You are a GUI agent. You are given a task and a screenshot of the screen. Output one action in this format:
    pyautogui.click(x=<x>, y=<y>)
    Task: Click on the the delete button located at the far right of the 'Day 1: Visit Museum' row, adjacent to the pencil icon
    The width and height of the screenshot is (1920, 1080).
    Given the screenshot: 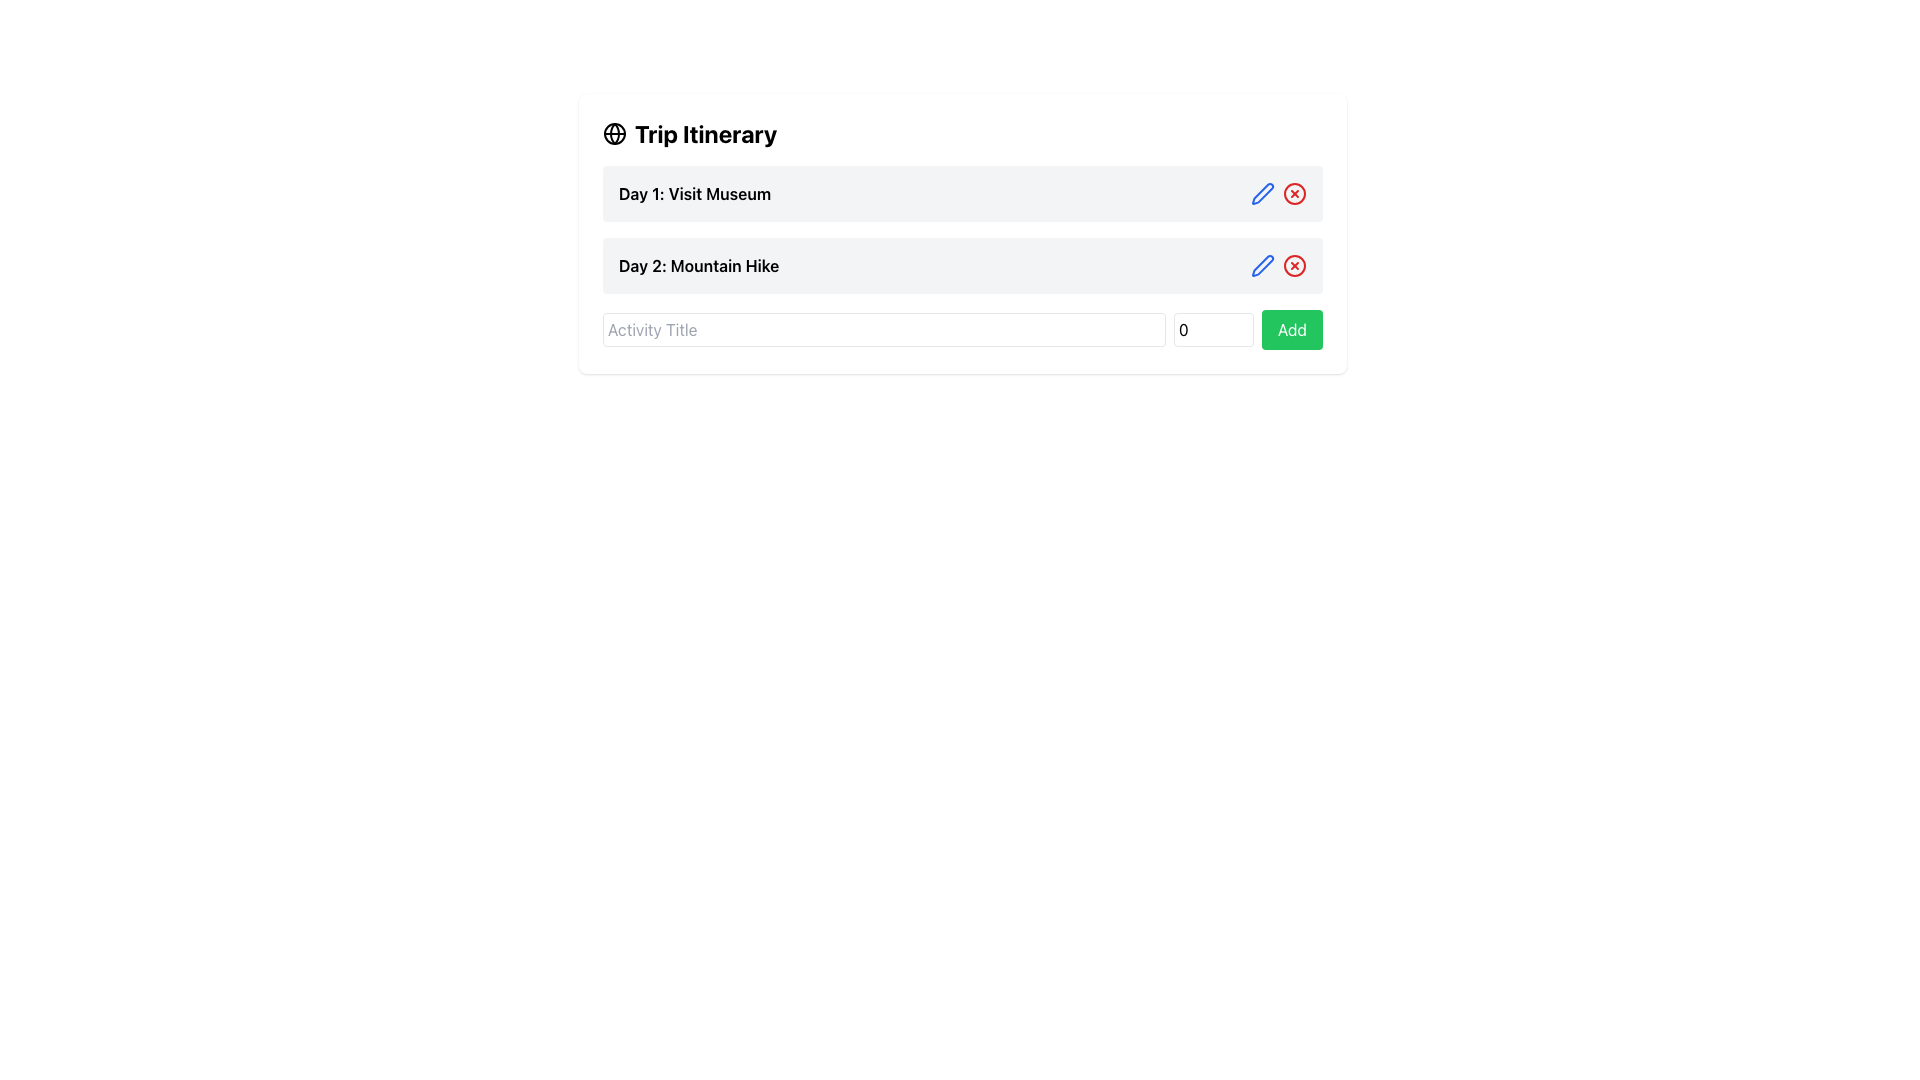 What is the action you would take?
    pyautogui.click(x=1295, y=193)
    